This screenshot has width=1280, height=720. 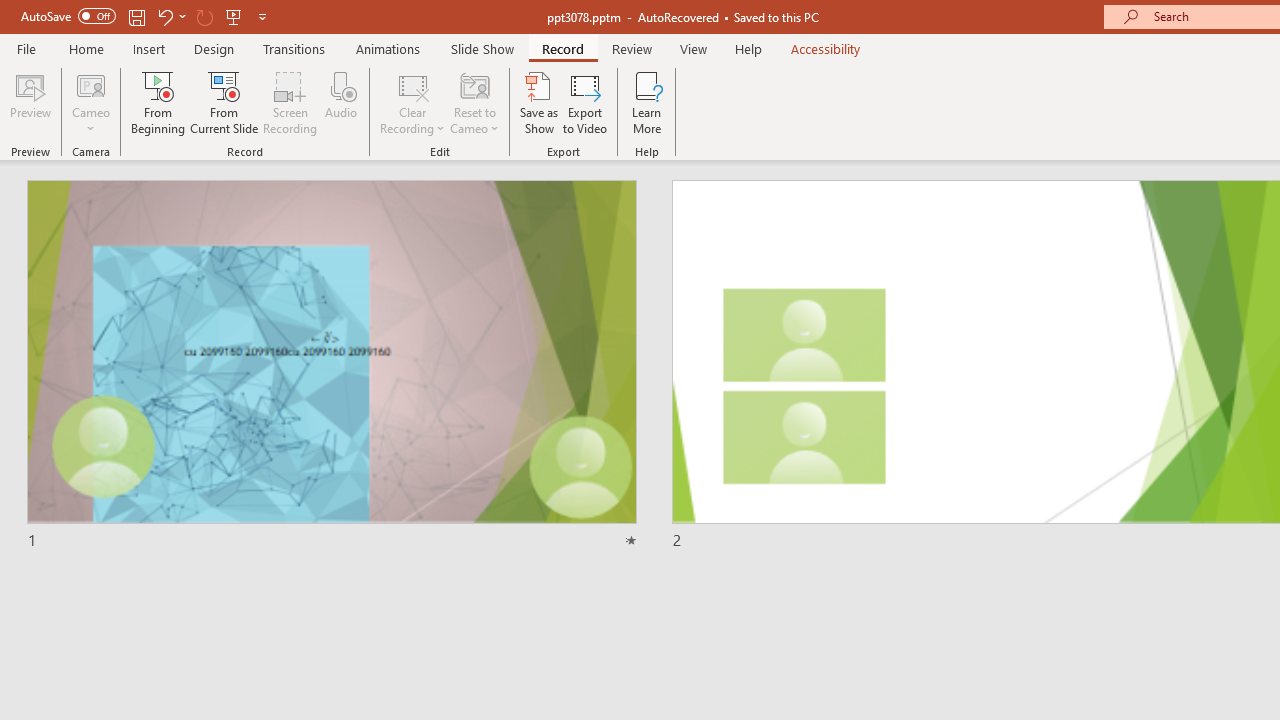 What do you see at coordinates (411, 103) in the screenshot?
I see `'Clear Recording'` at bounding box center [411, 103].